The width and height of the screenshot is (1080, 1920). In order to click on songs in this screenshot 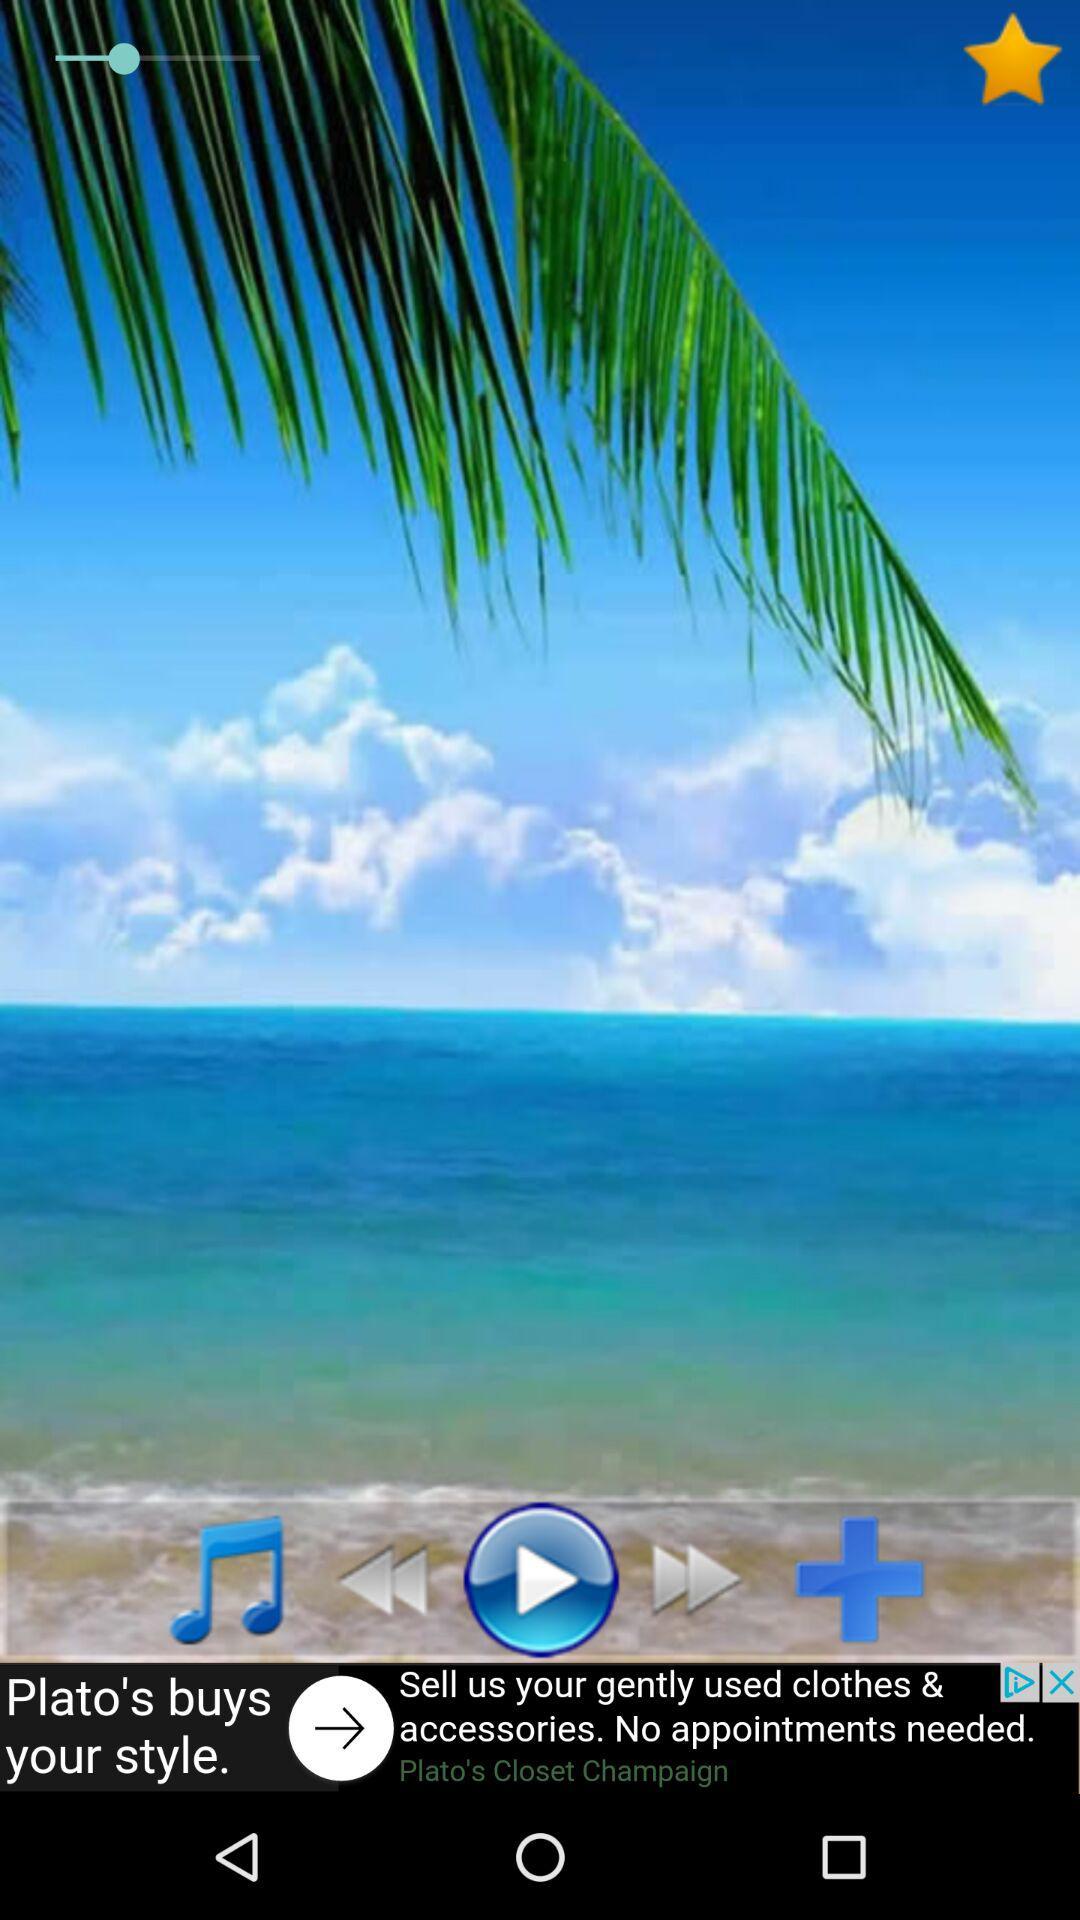, I will do `click(204, 1577)`.